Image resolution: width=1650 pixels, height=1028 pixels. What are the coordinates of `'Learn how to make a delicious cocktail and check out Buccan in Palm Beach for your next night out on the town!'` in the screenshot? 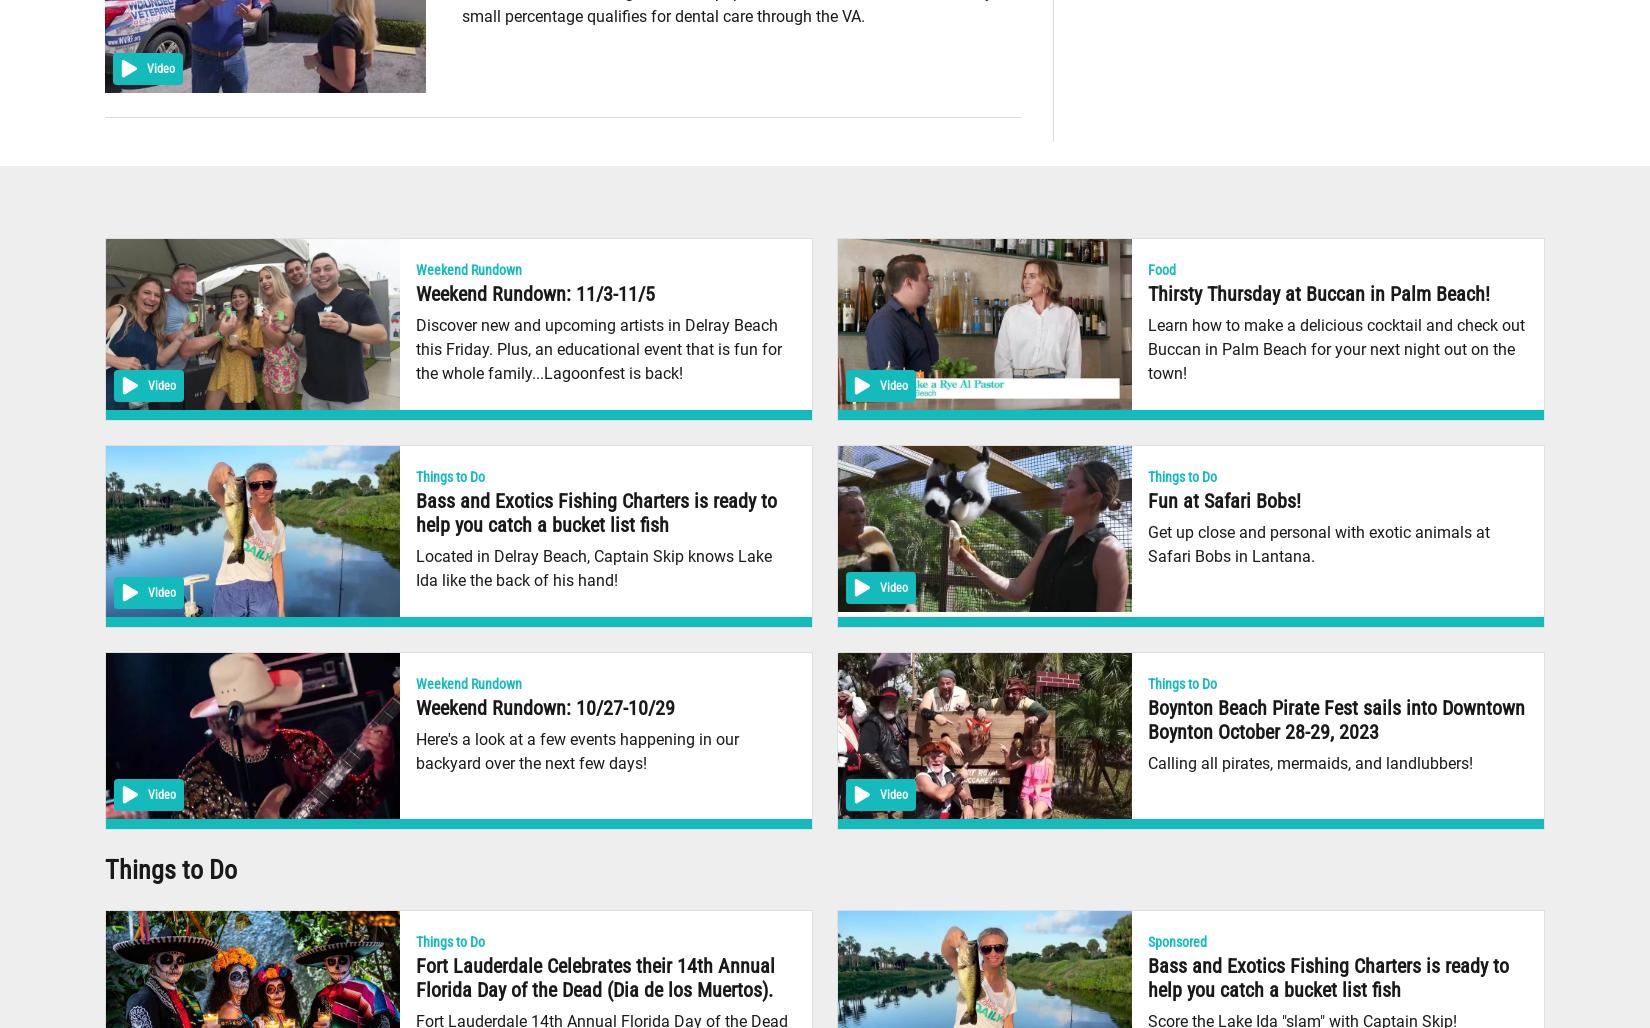 It's located at (1148, 348).